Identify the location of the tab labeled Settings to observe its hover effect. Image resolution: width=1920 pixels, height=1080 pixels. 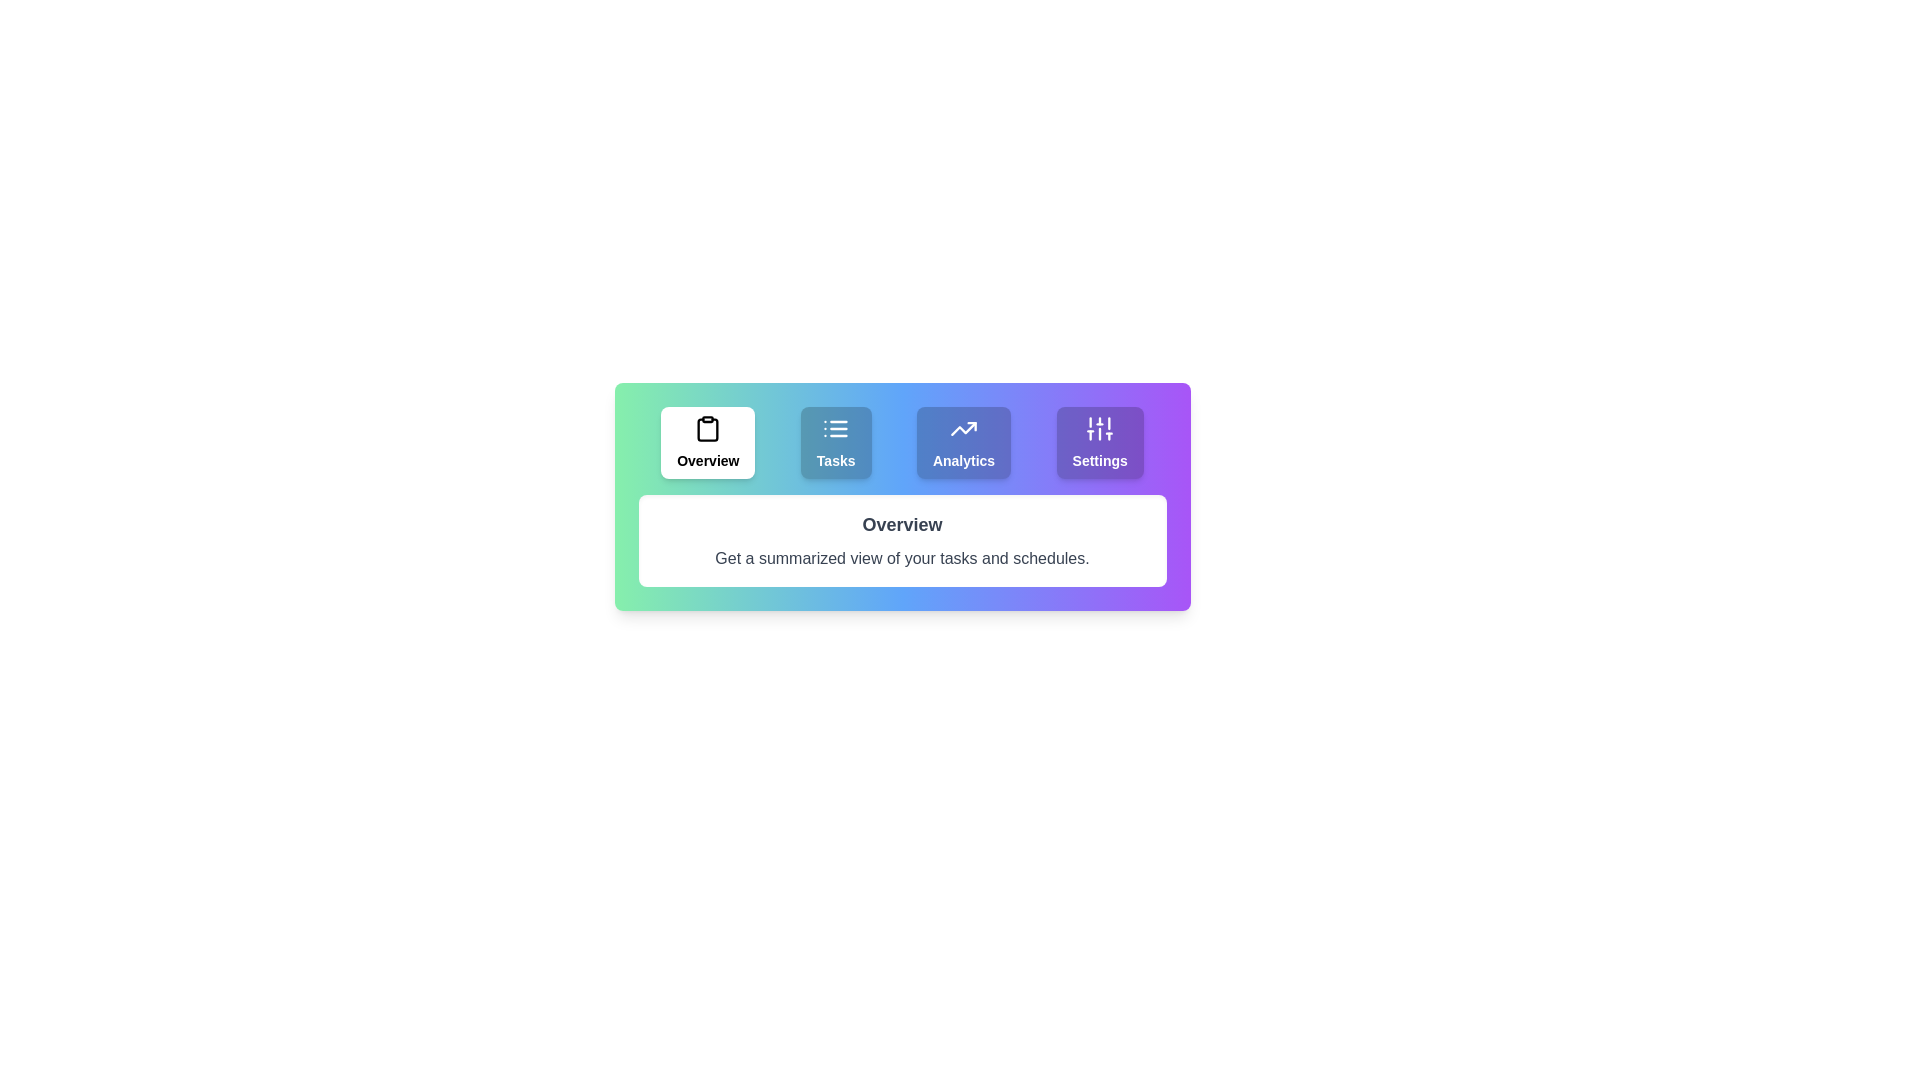
(1098, 442).